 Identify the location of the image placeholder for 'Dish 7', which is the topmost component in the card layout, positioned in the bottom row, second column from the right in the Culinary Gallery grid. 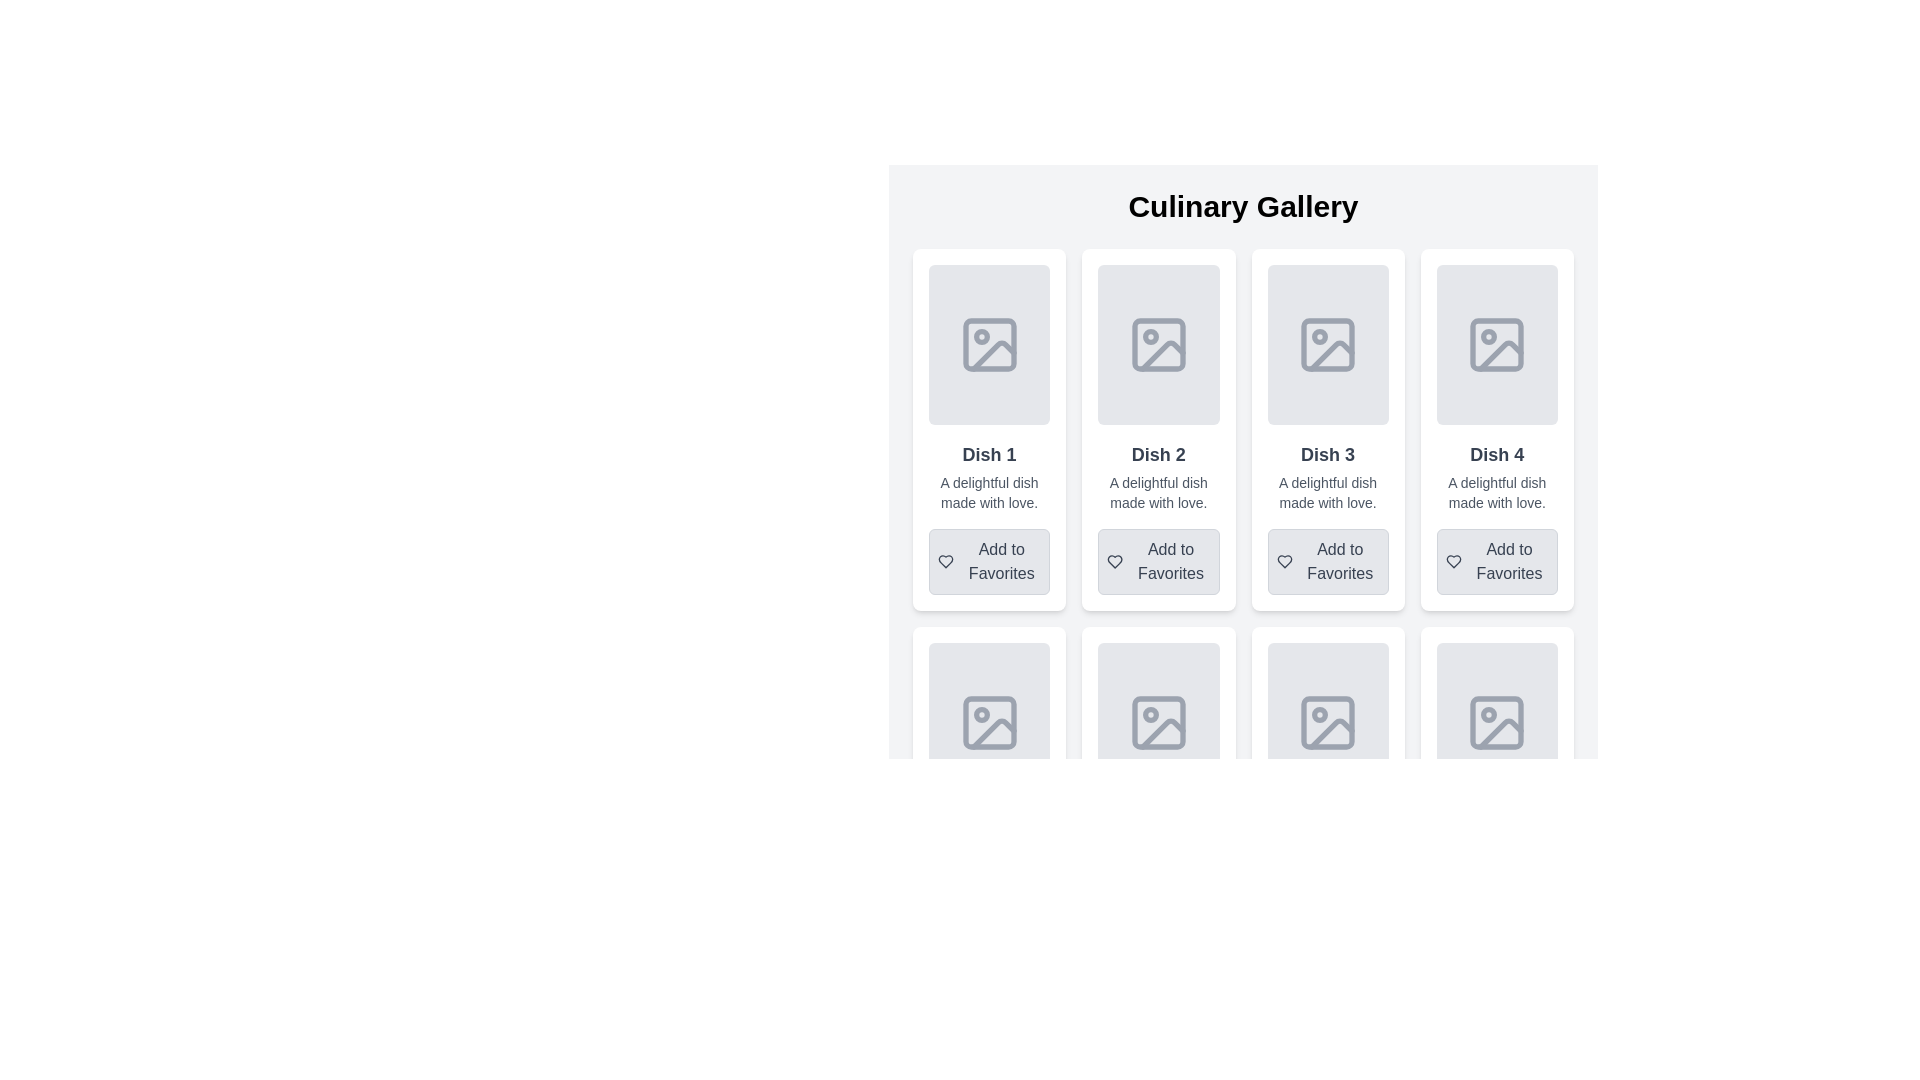
(1328, 722).